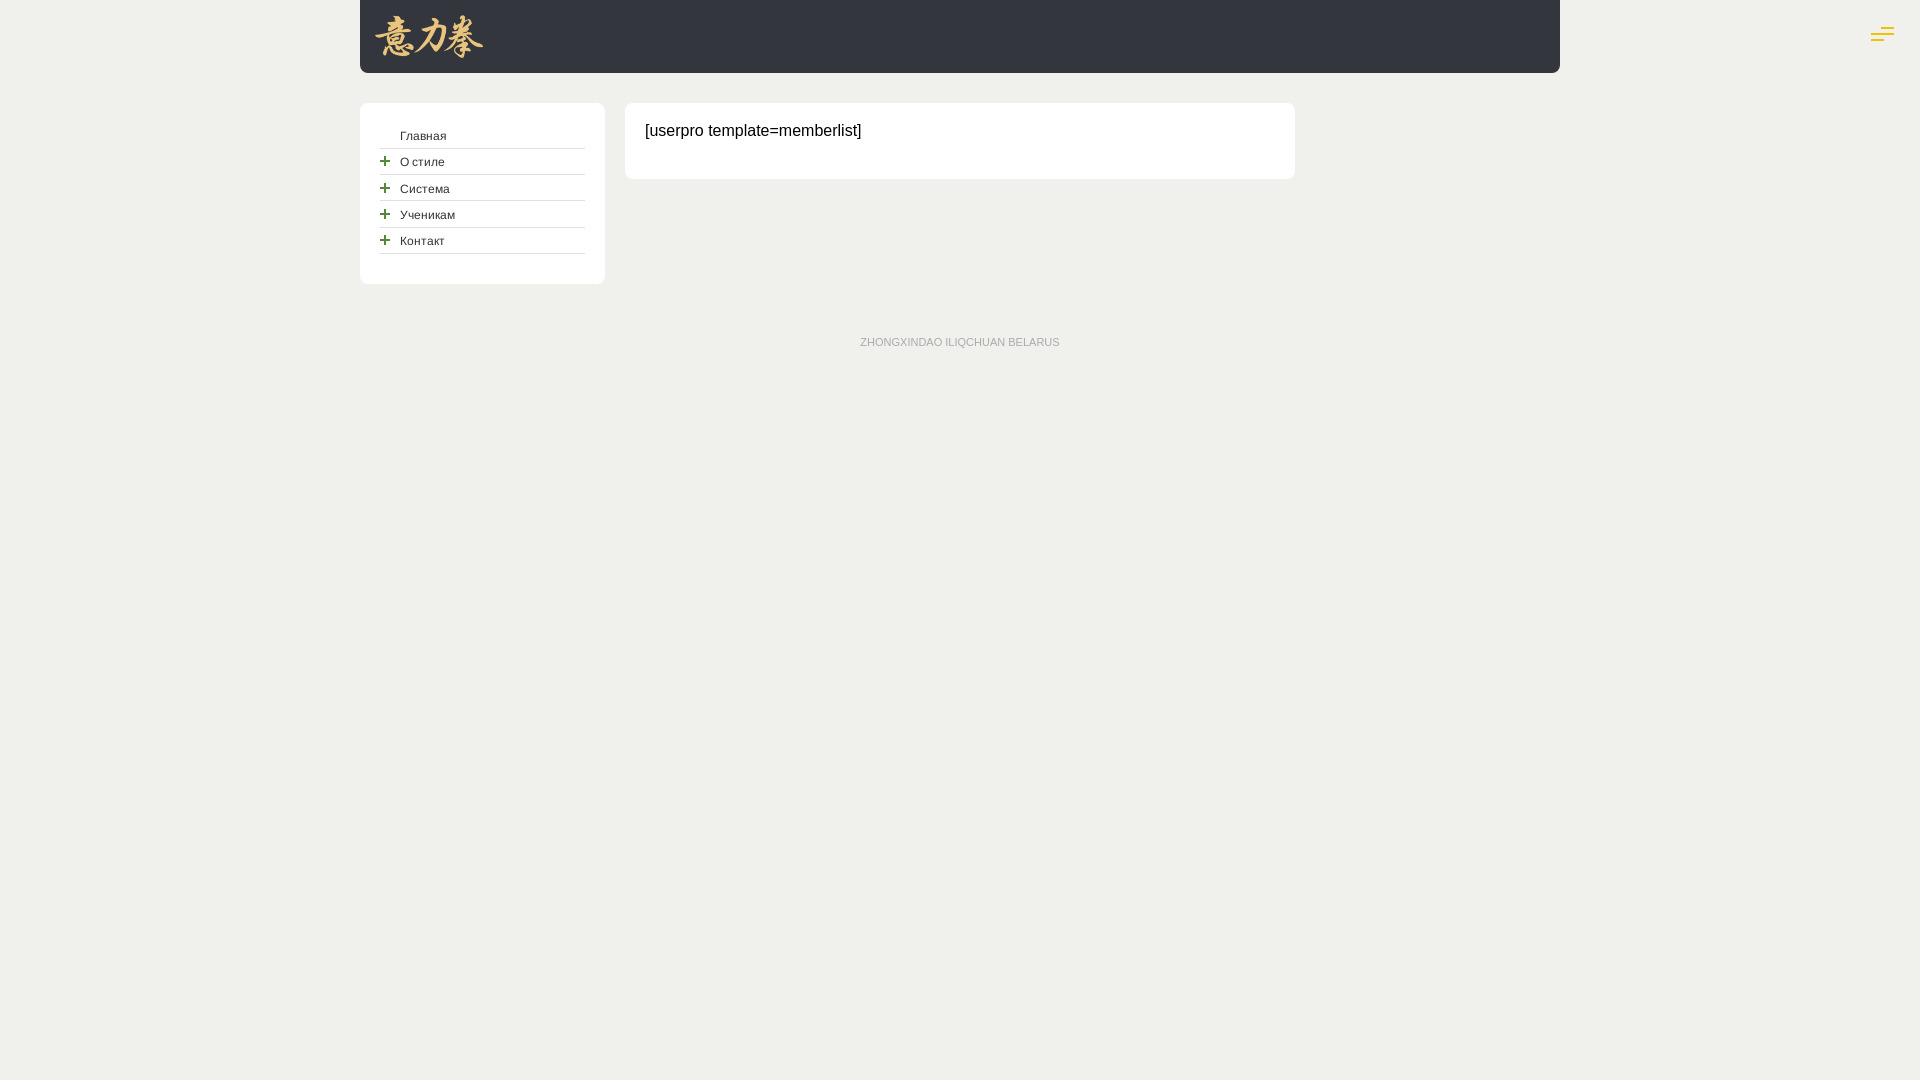 This screenshot has width=1920, height=1080. I want to click on 'The Martial Art of Awareness', so click(427, 48).